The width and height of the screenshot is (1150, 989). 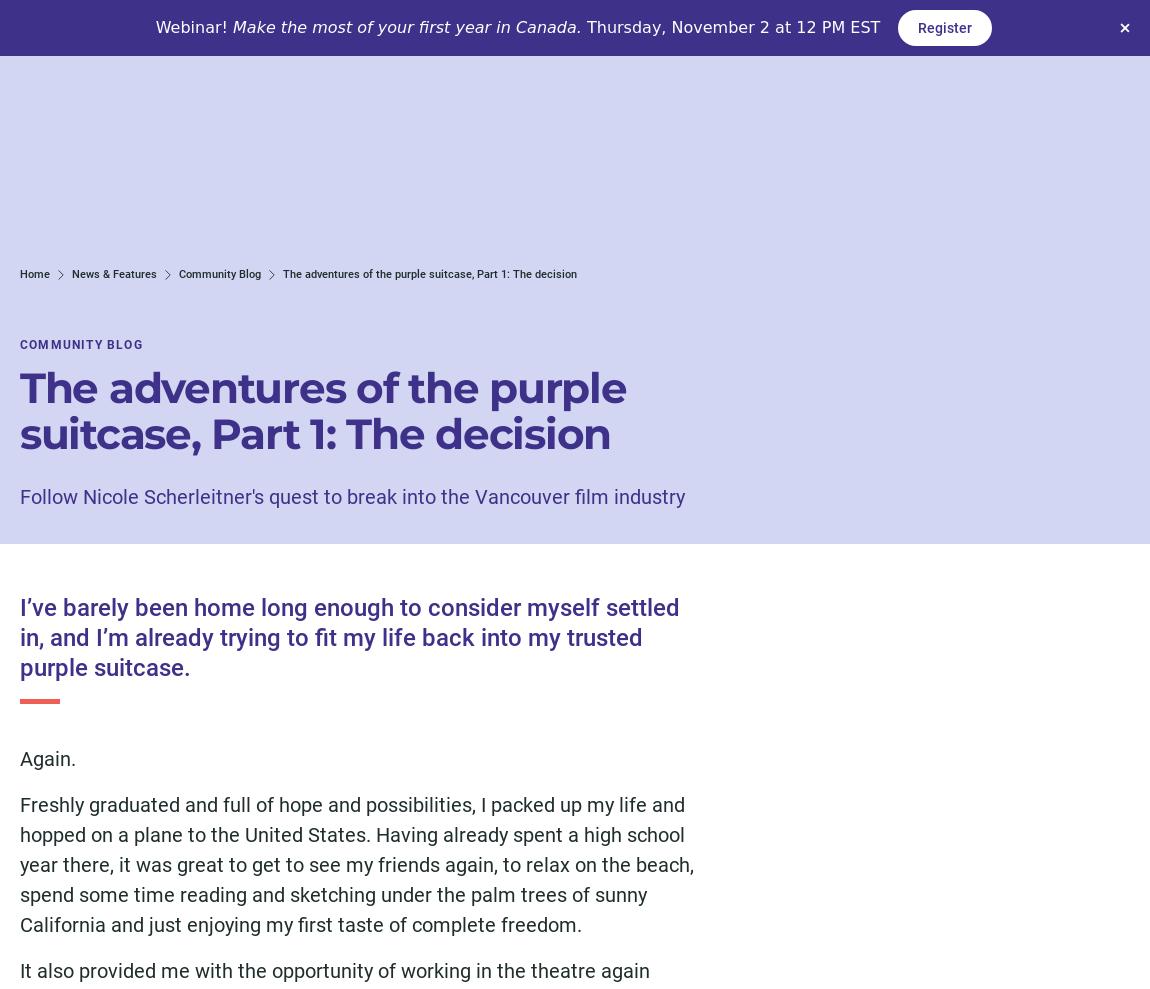 I want to click on 'Advertisement', so click(x=844, y=374).